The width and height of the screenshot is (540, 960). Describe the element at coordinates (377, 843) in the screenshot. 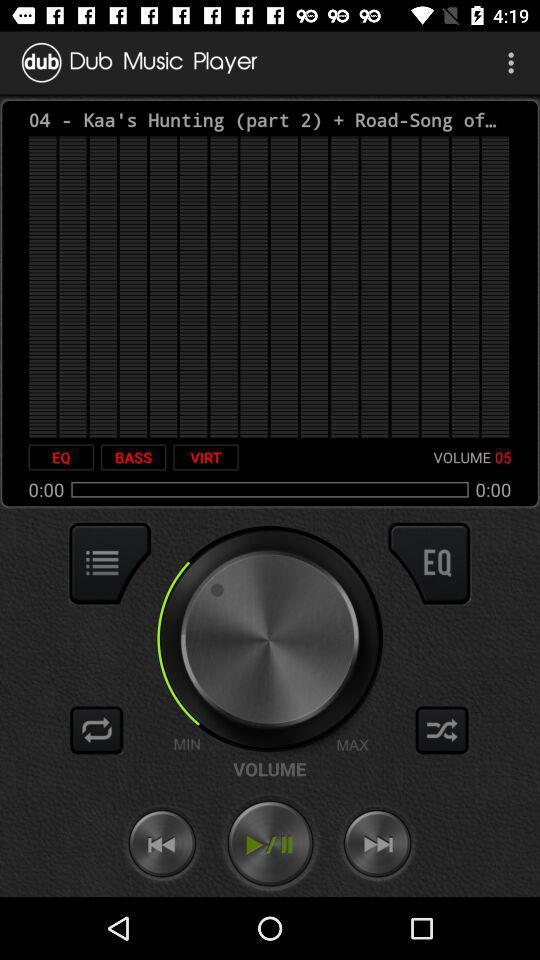

I see `forward/jump forward` at that location.